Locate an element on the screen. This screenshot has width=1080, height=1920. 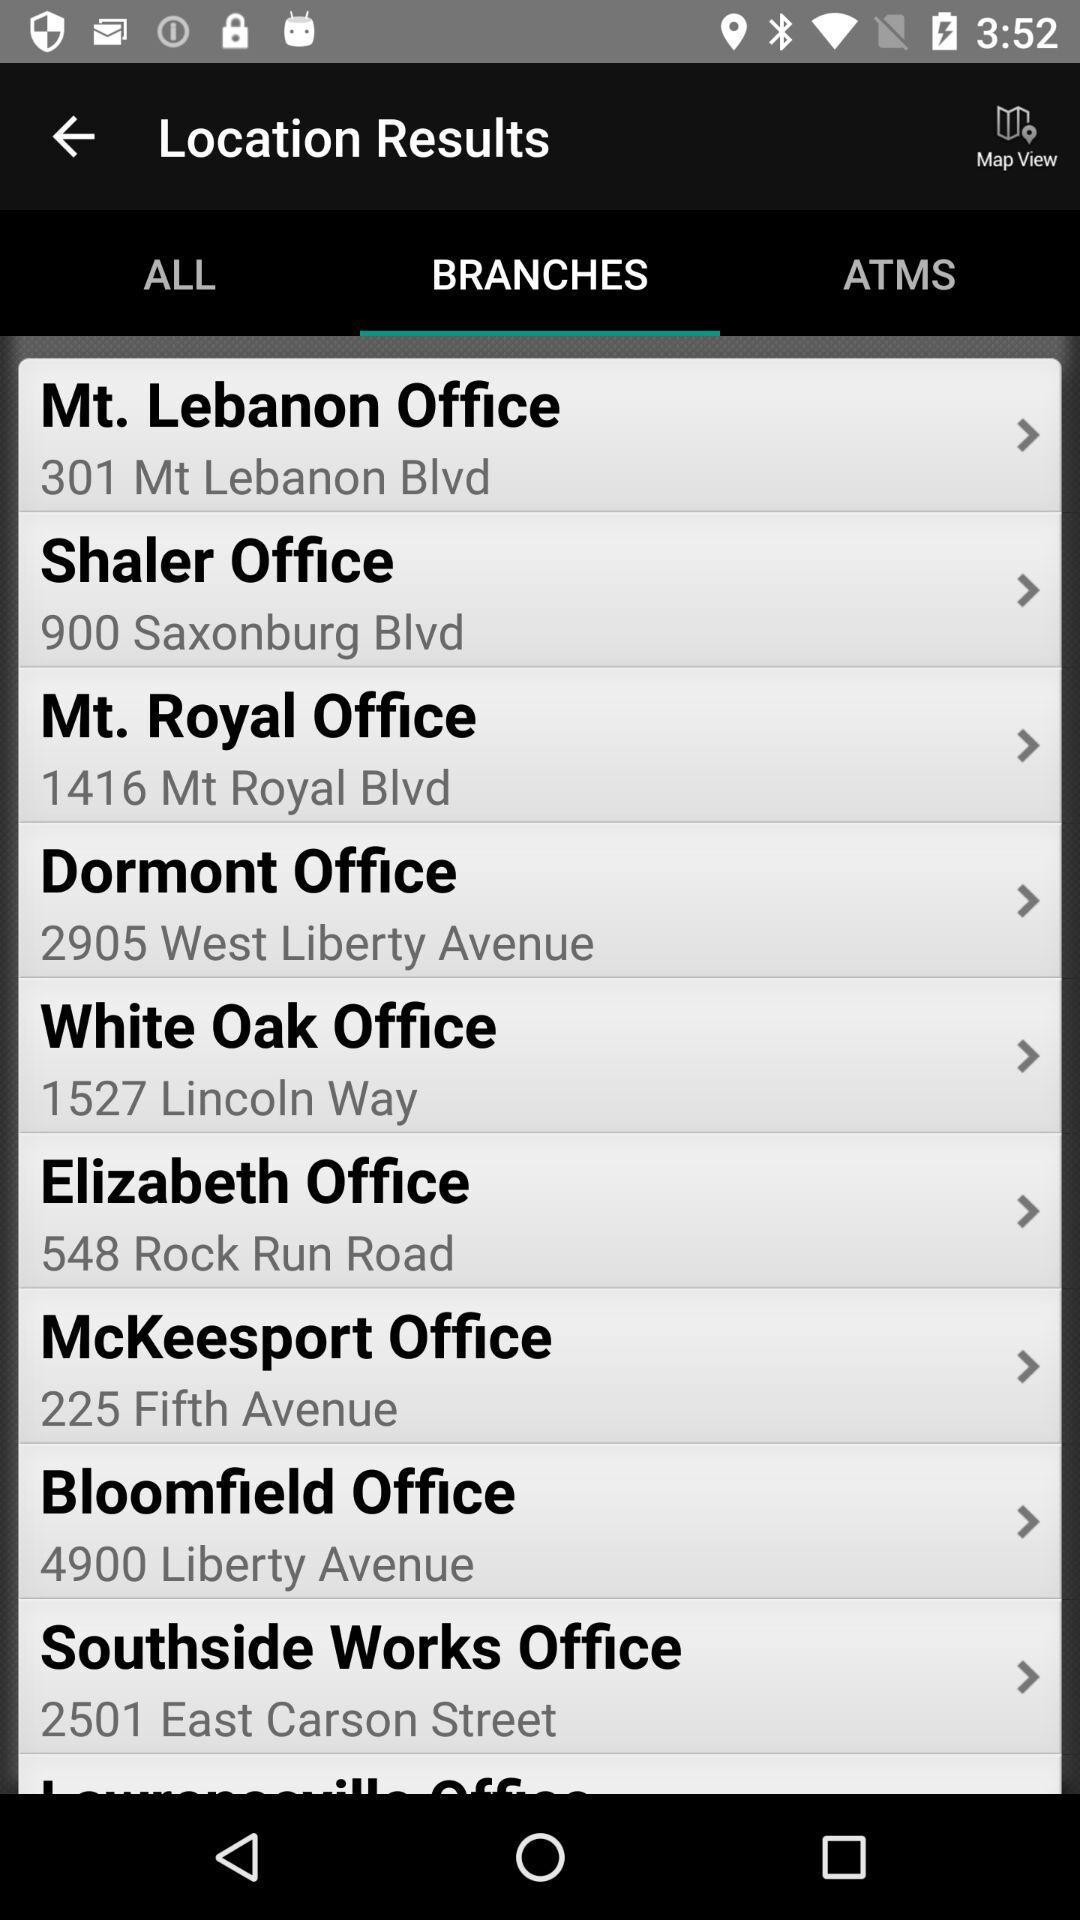
icon above the southside works office is located at coordinates (513, 1561).